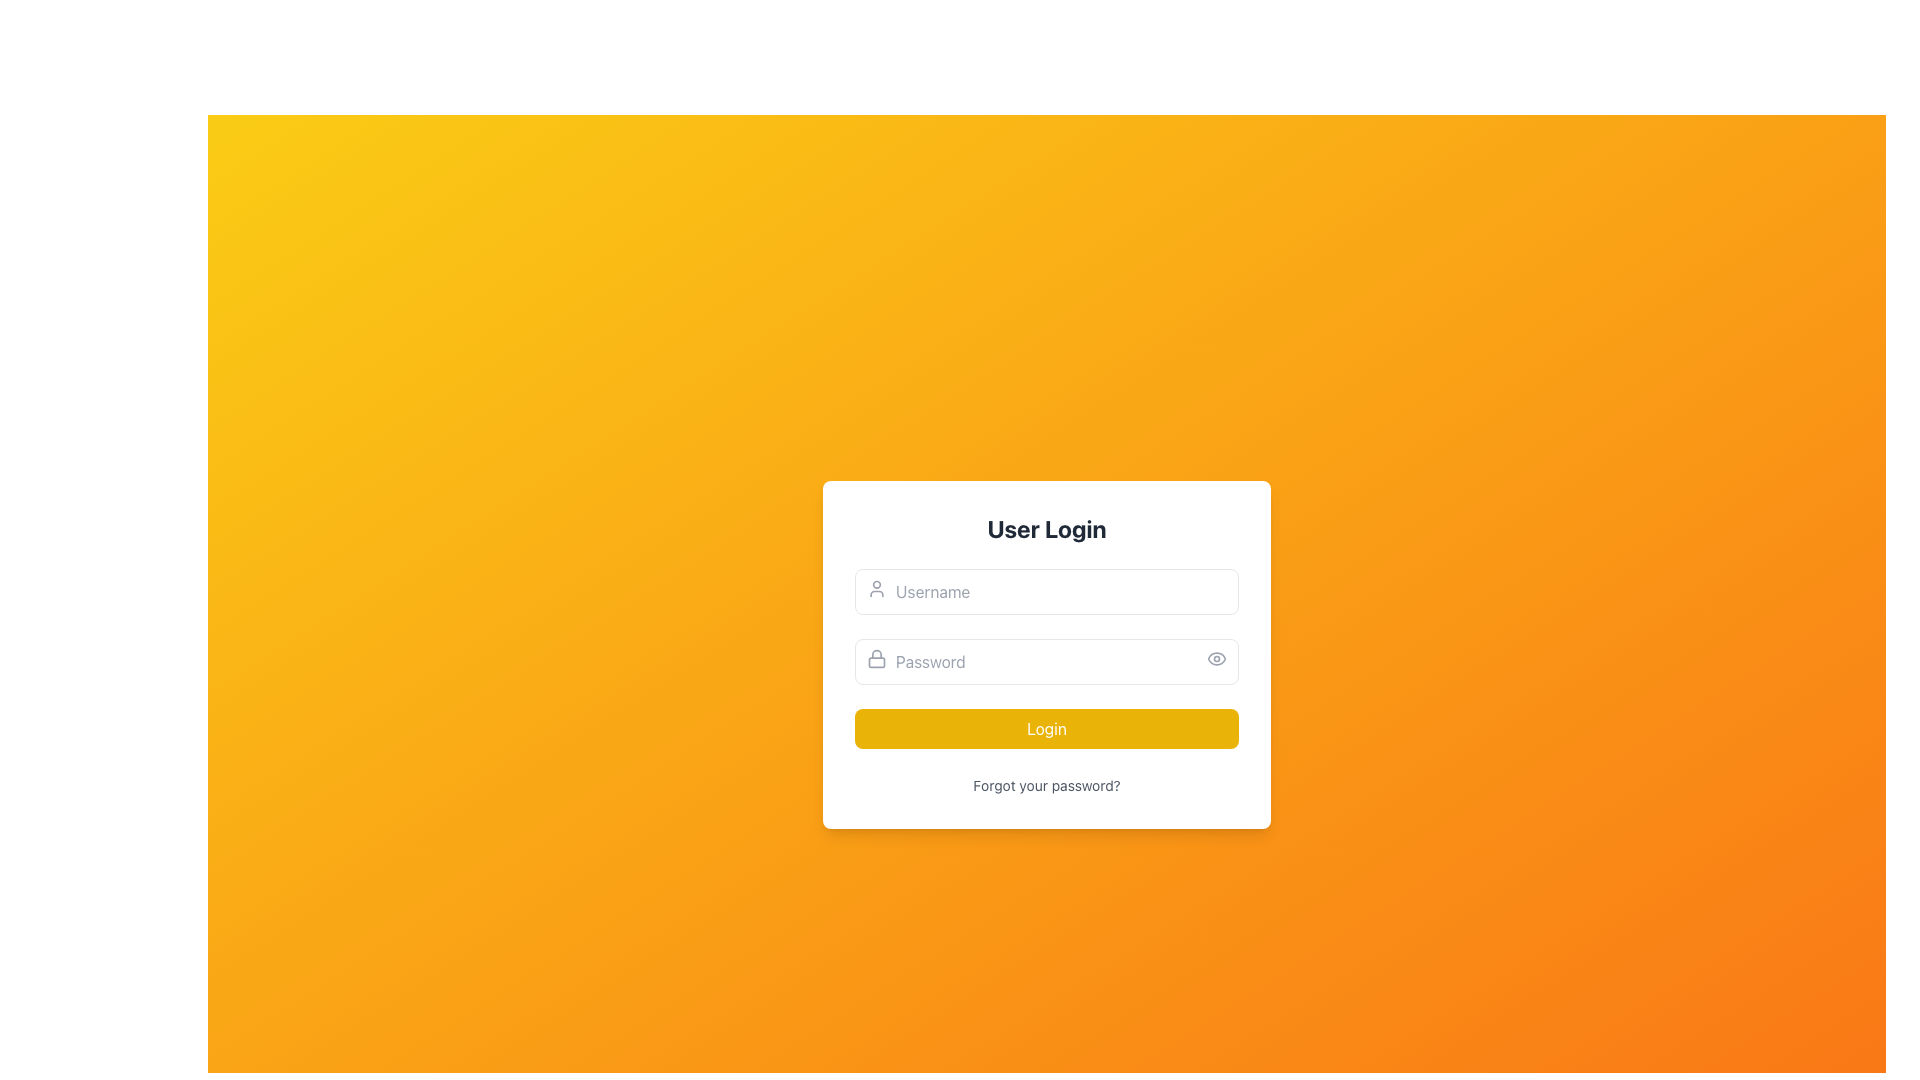 The image size is (1920, 1080). What do you see at coordinates (877, 659) in the screenshot?
I see `the lock icon that indicates the adjacent input field is for entering a password or similar secure information` at bounding box center [877, 659].